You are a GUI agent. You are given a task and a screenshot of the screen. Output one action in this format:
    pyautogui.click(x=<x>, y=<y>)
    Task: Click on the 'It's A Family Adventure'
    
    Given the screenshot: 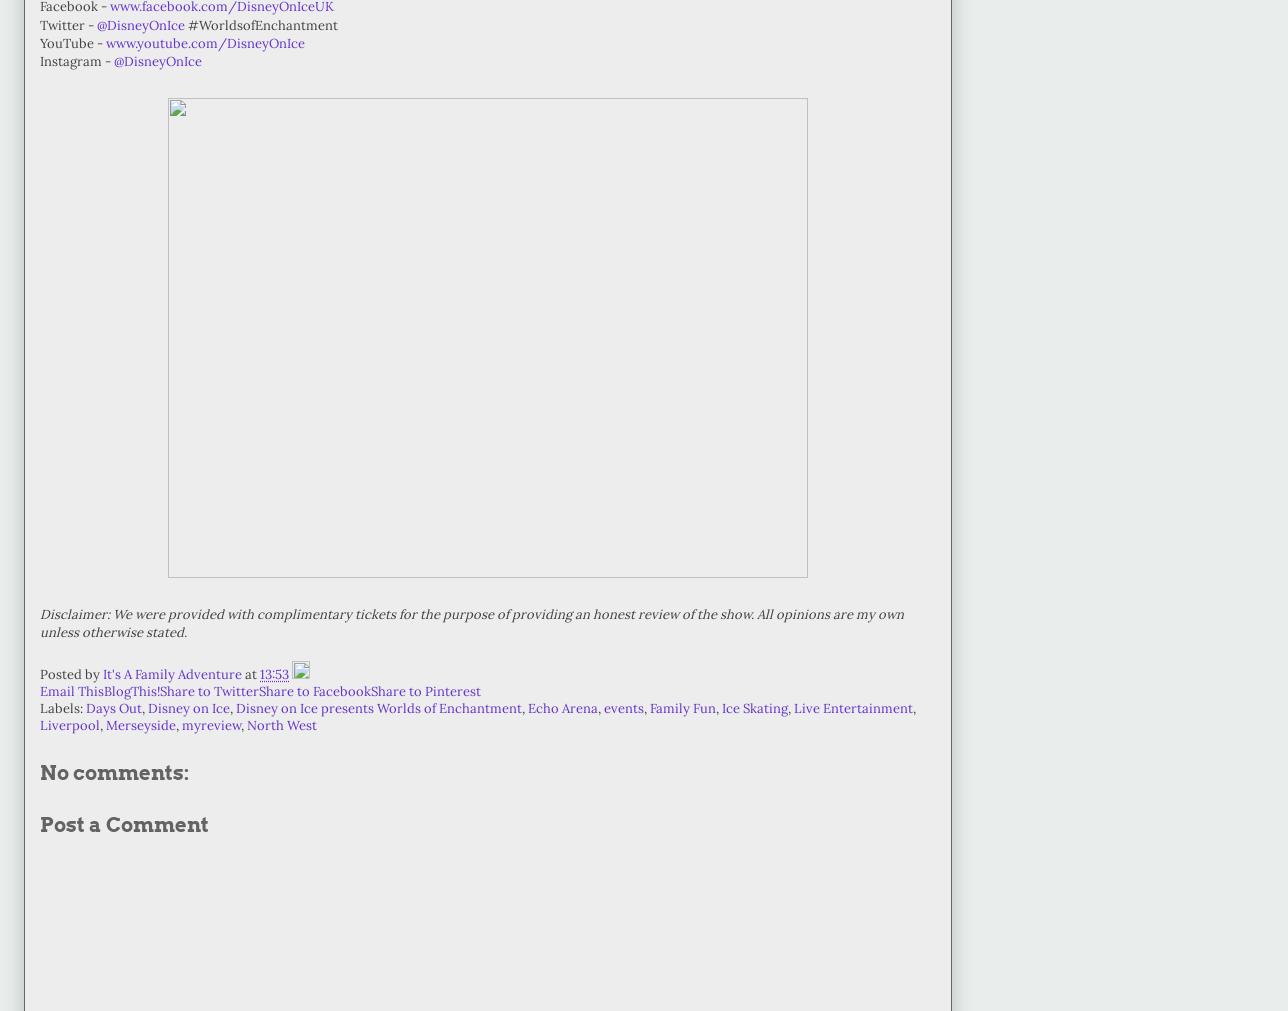 What is the action you would take?
    pyautogui.click(x=103, y=674)
    